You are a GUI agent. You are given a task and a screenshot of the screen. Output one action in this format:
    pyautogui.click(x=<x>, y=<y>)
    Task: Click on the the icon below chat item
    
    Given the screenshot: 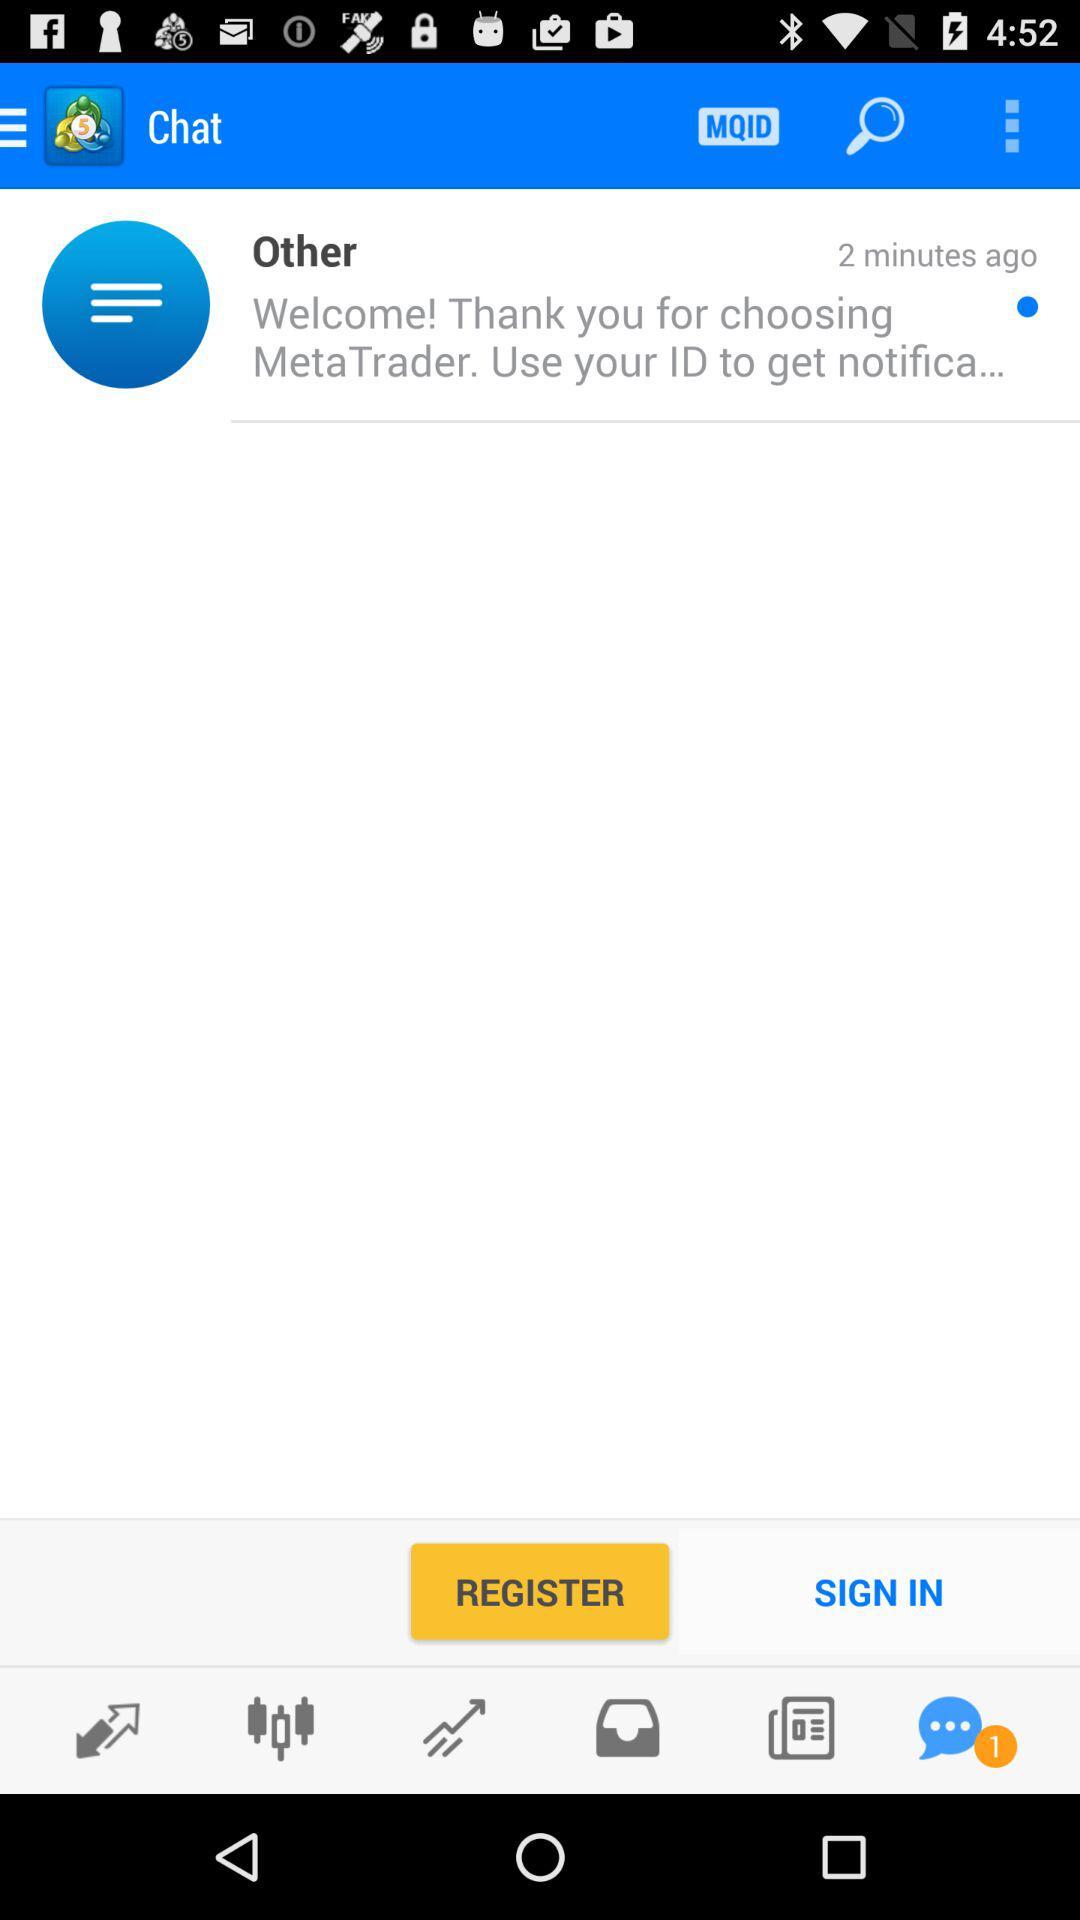 What is the action you would take?
    pyautogui.click(x=220, y=303)
    